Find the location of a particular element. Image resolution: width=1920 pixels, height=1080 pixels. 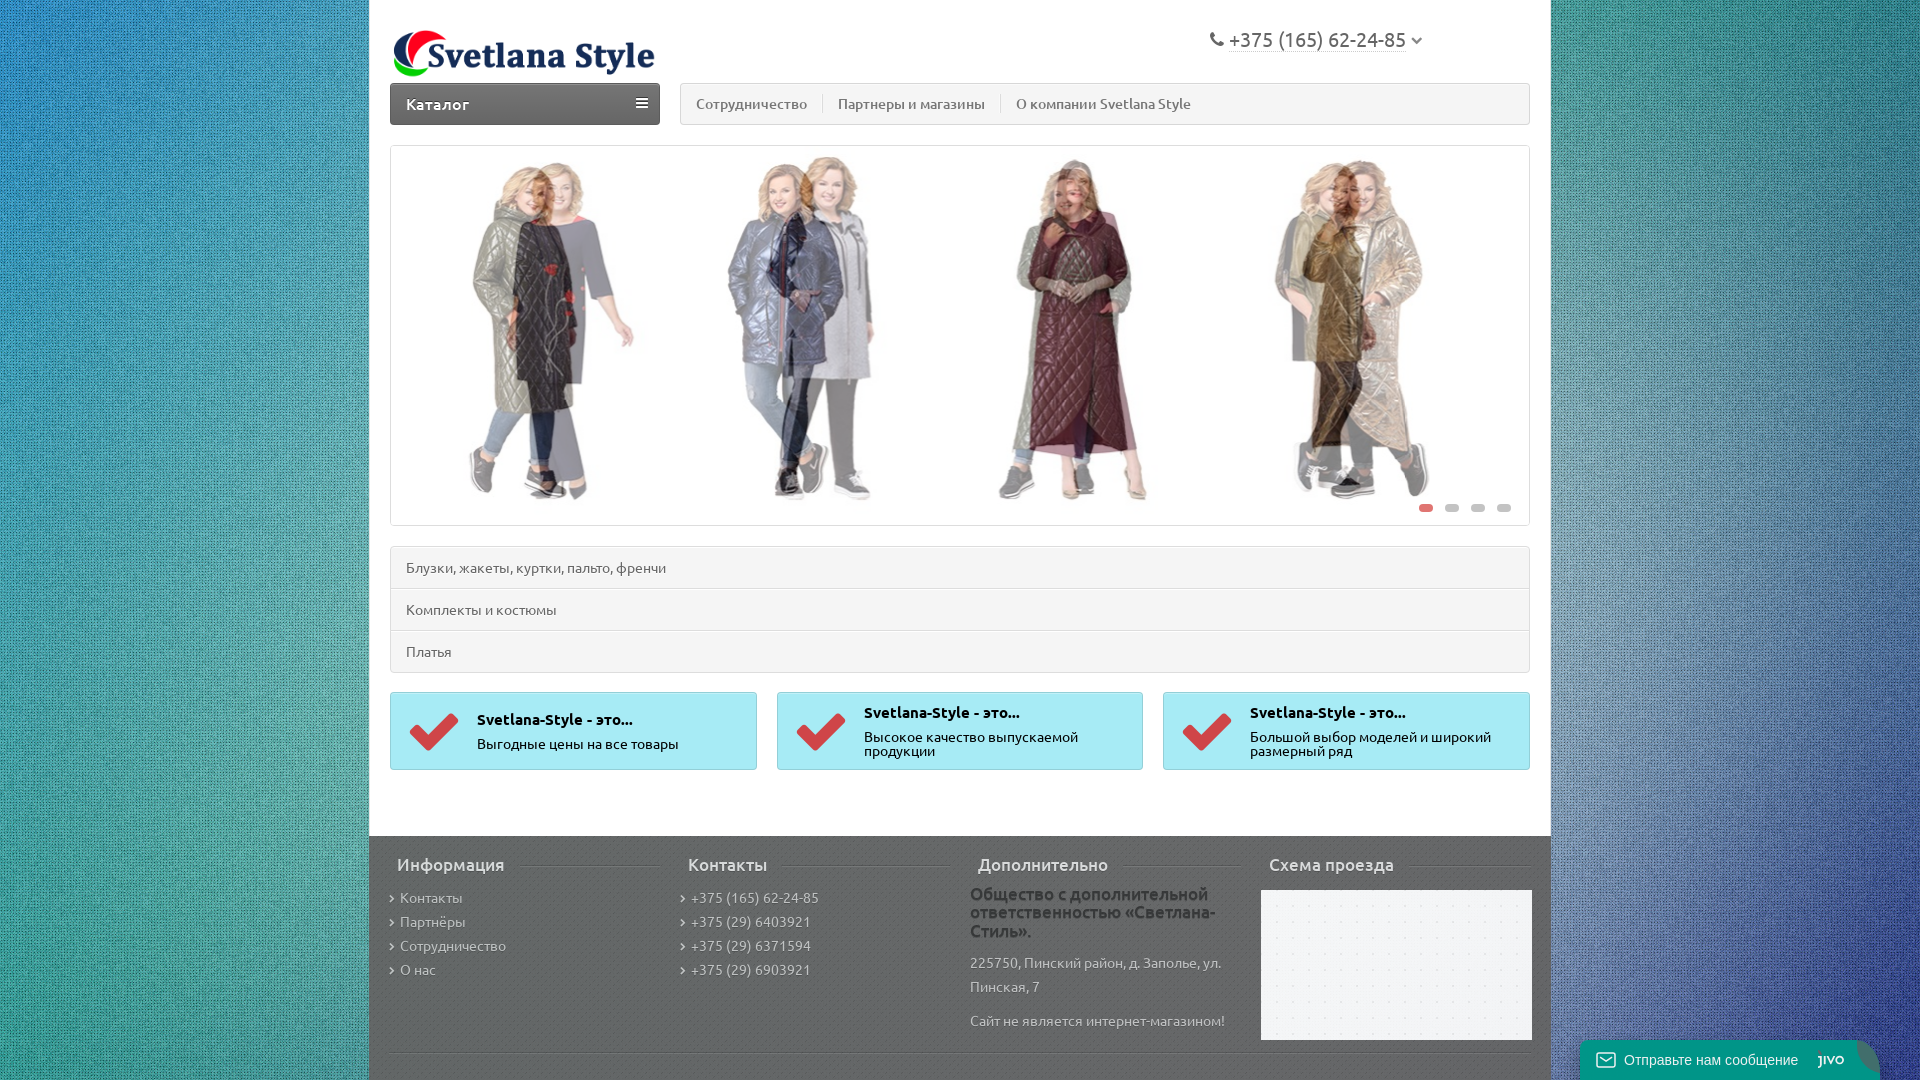

'+375 (29) 6371594' is located at coordinates (744, 945).